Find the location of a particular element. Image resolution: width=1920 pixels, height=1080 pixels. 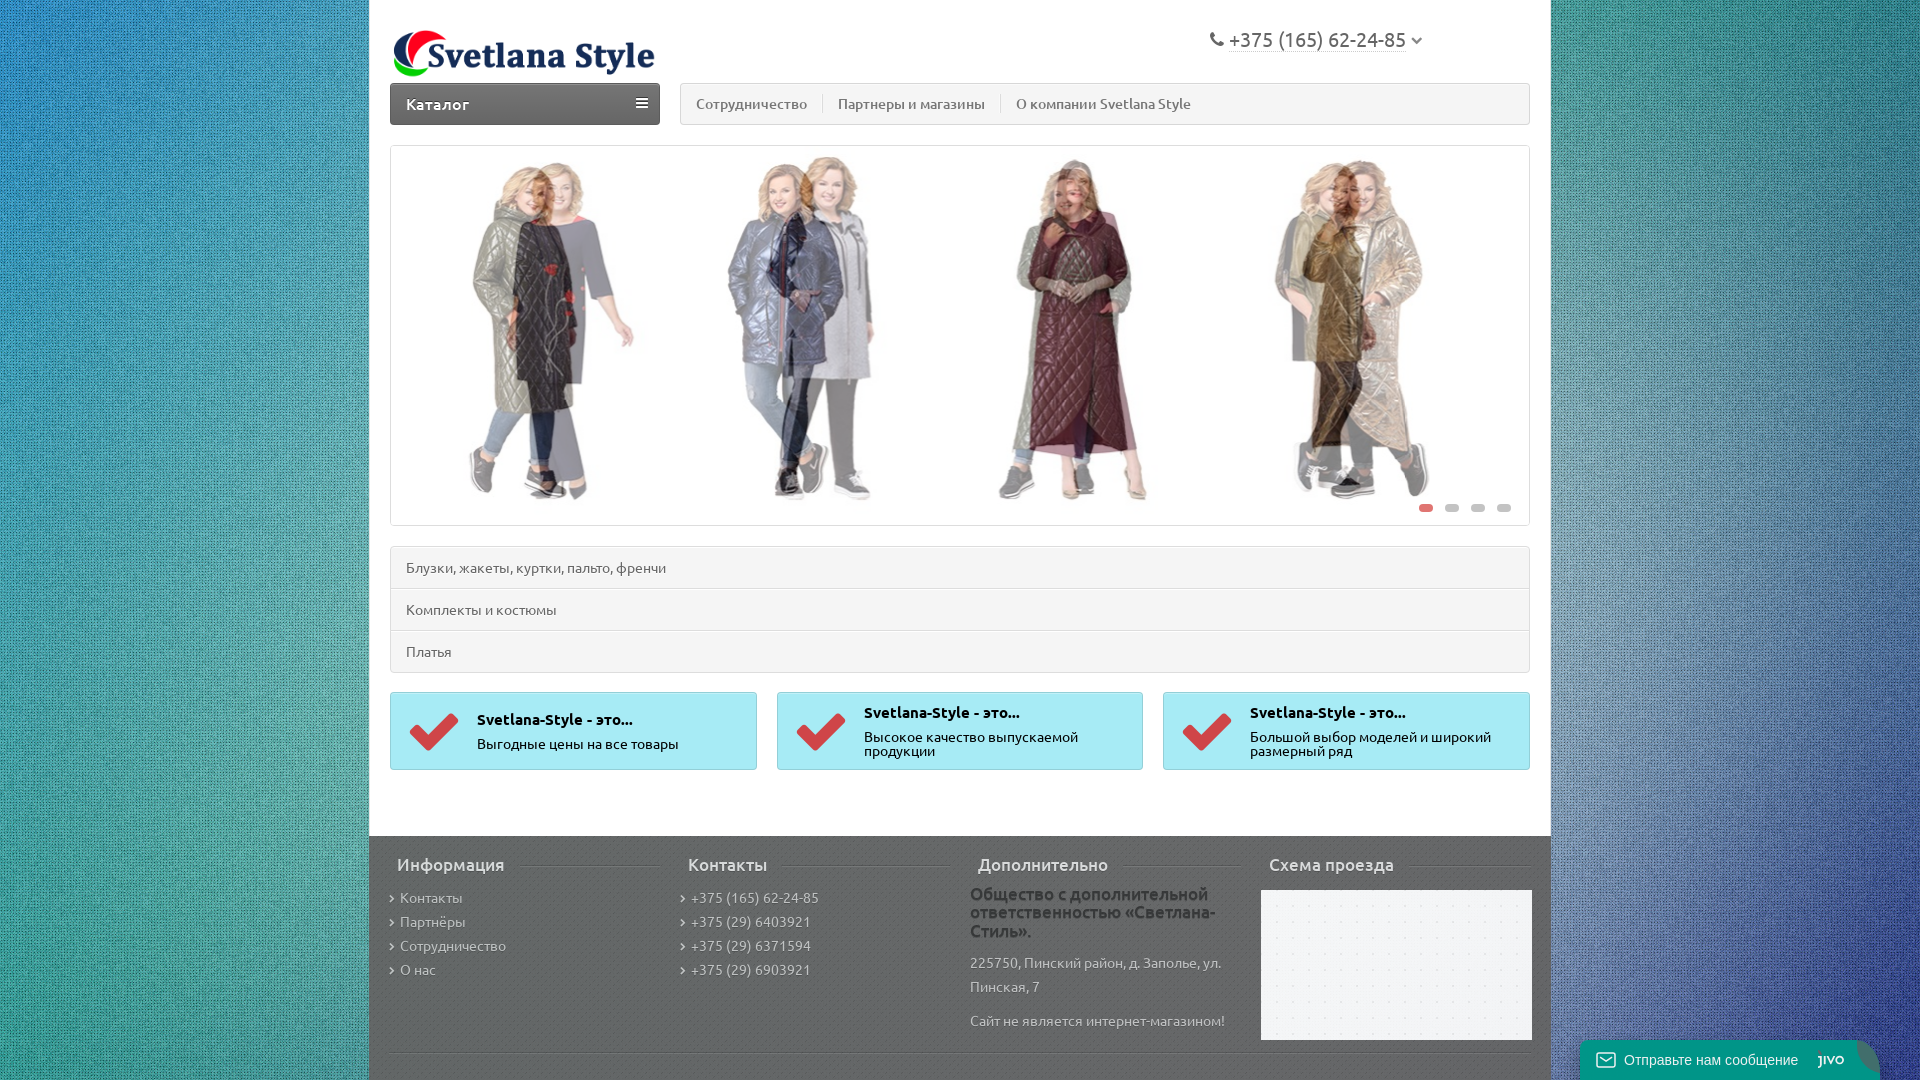

'+375 (29) 6371594' is located at coordinates (744, 945).